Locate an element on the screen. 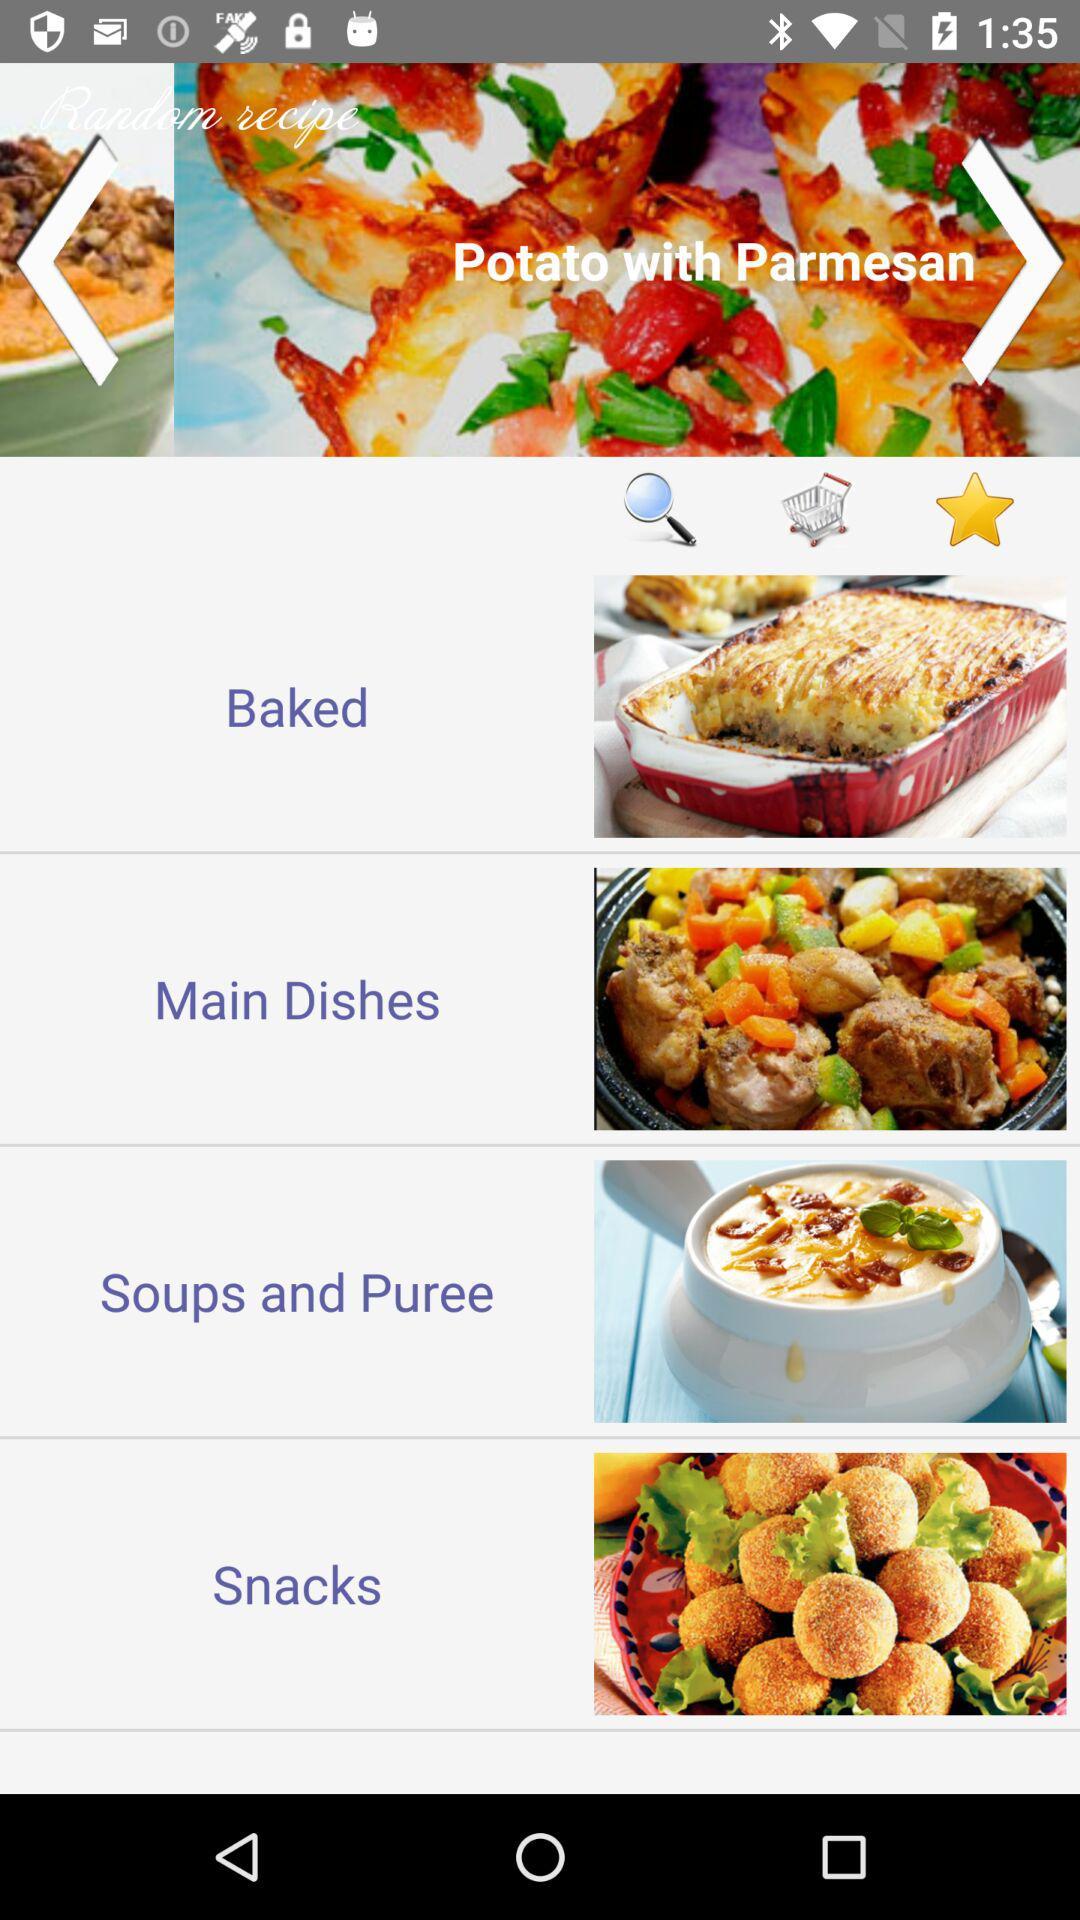 The height and width of the screenshot is (1920, 1080). the baked item is located at coordinates (297, 706).